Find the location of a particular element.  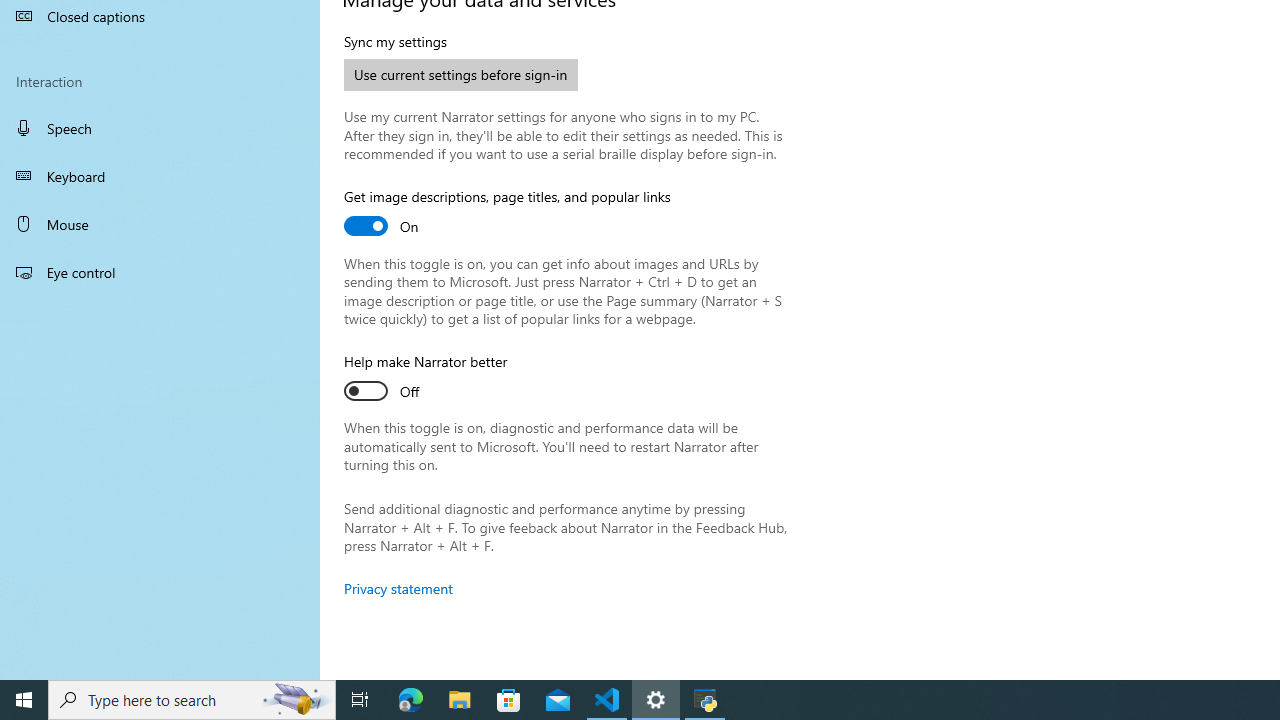

'Help make Narrator better' is located at coordinates (425, 379).